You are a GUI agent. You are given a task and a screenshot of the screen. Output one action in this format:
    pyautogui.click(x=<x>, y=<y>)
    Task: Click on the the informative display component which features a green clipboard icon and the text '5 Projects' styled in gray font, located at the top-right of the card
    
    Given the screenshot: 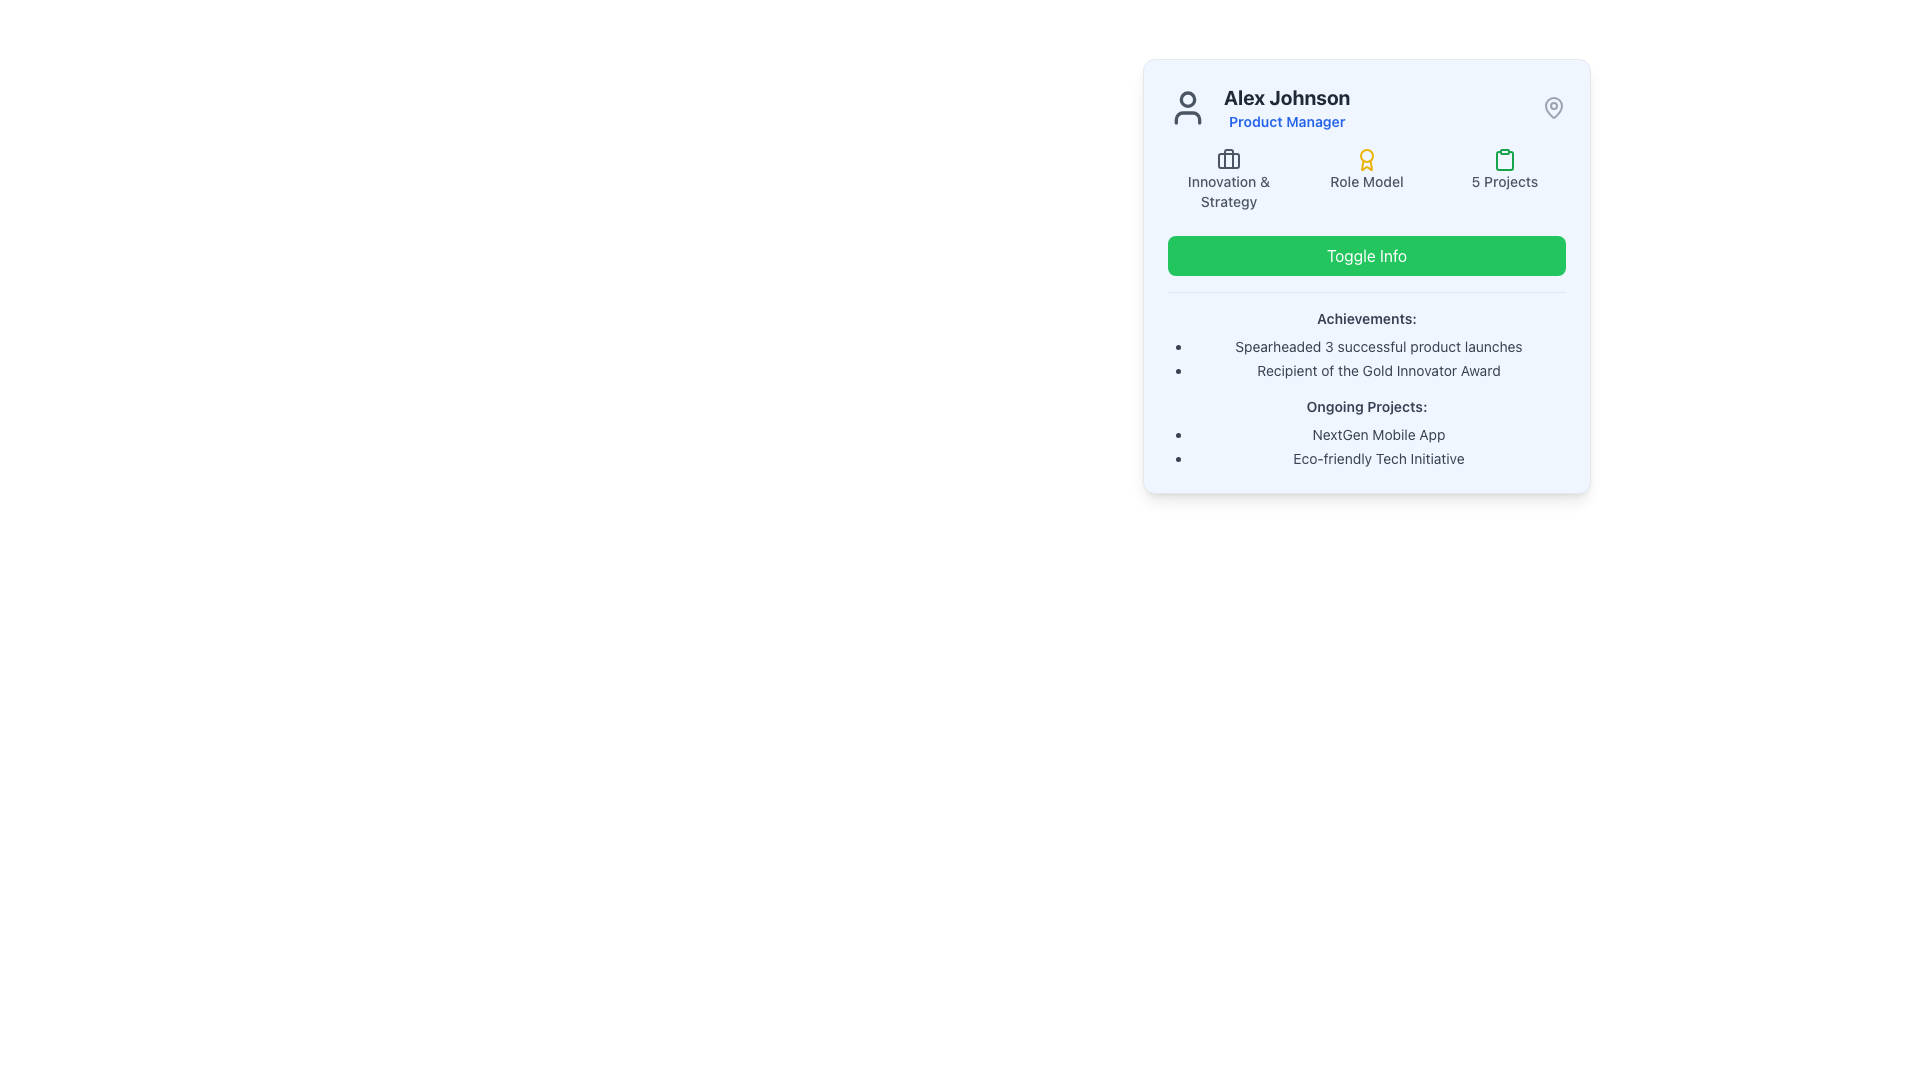 What is the action you would take?
    pyautogui.click(x=1505, y=180)
    